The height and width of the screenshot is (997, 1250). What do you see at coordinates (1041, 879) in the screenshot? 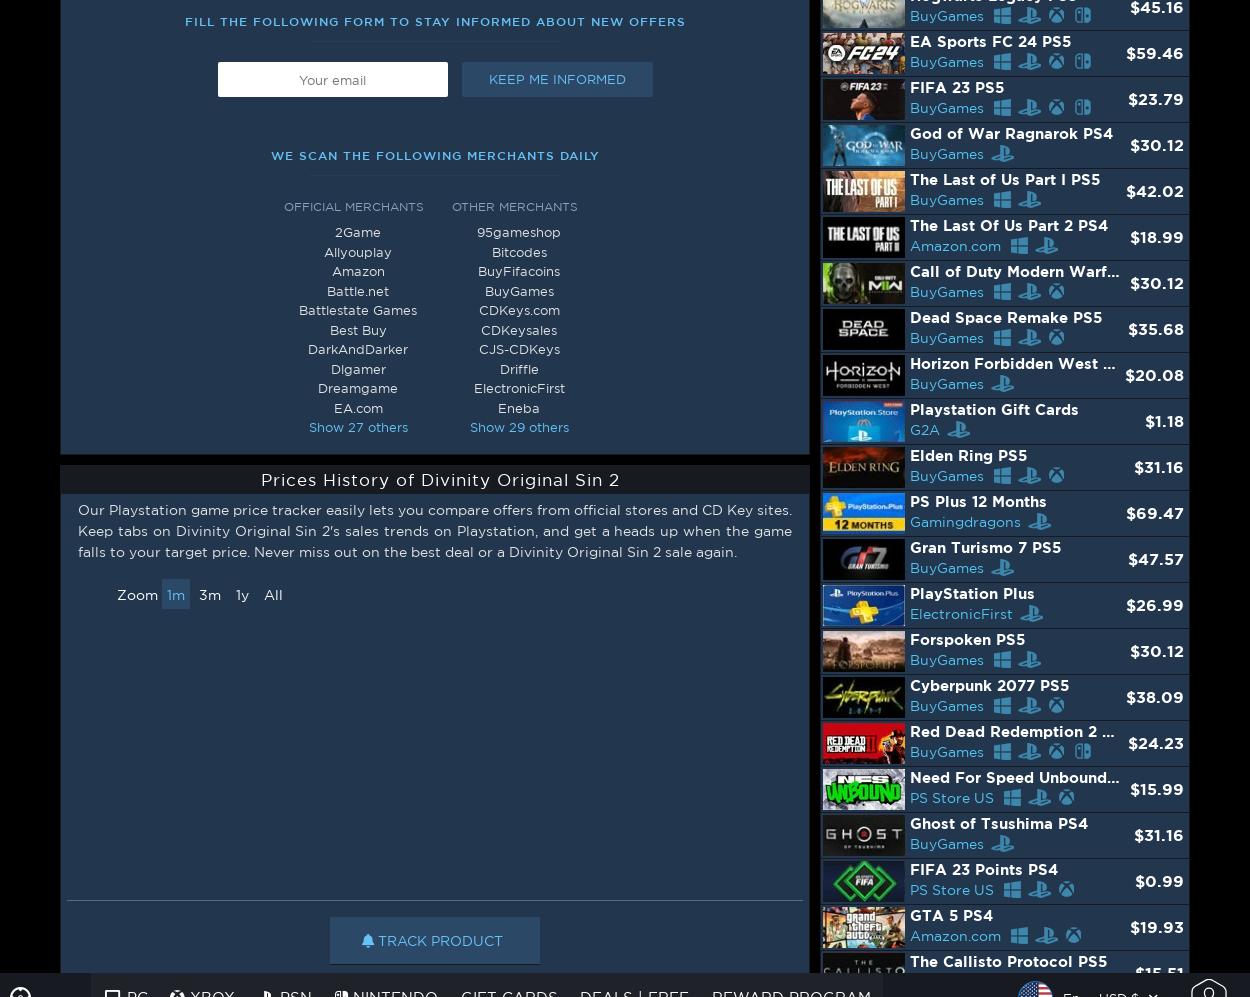
I see `'Subscribe to the CheapDigitalDownload's newsletter ans get the Best Deals, Free Game and Coupons.'` at bounding box center [1041, 879].